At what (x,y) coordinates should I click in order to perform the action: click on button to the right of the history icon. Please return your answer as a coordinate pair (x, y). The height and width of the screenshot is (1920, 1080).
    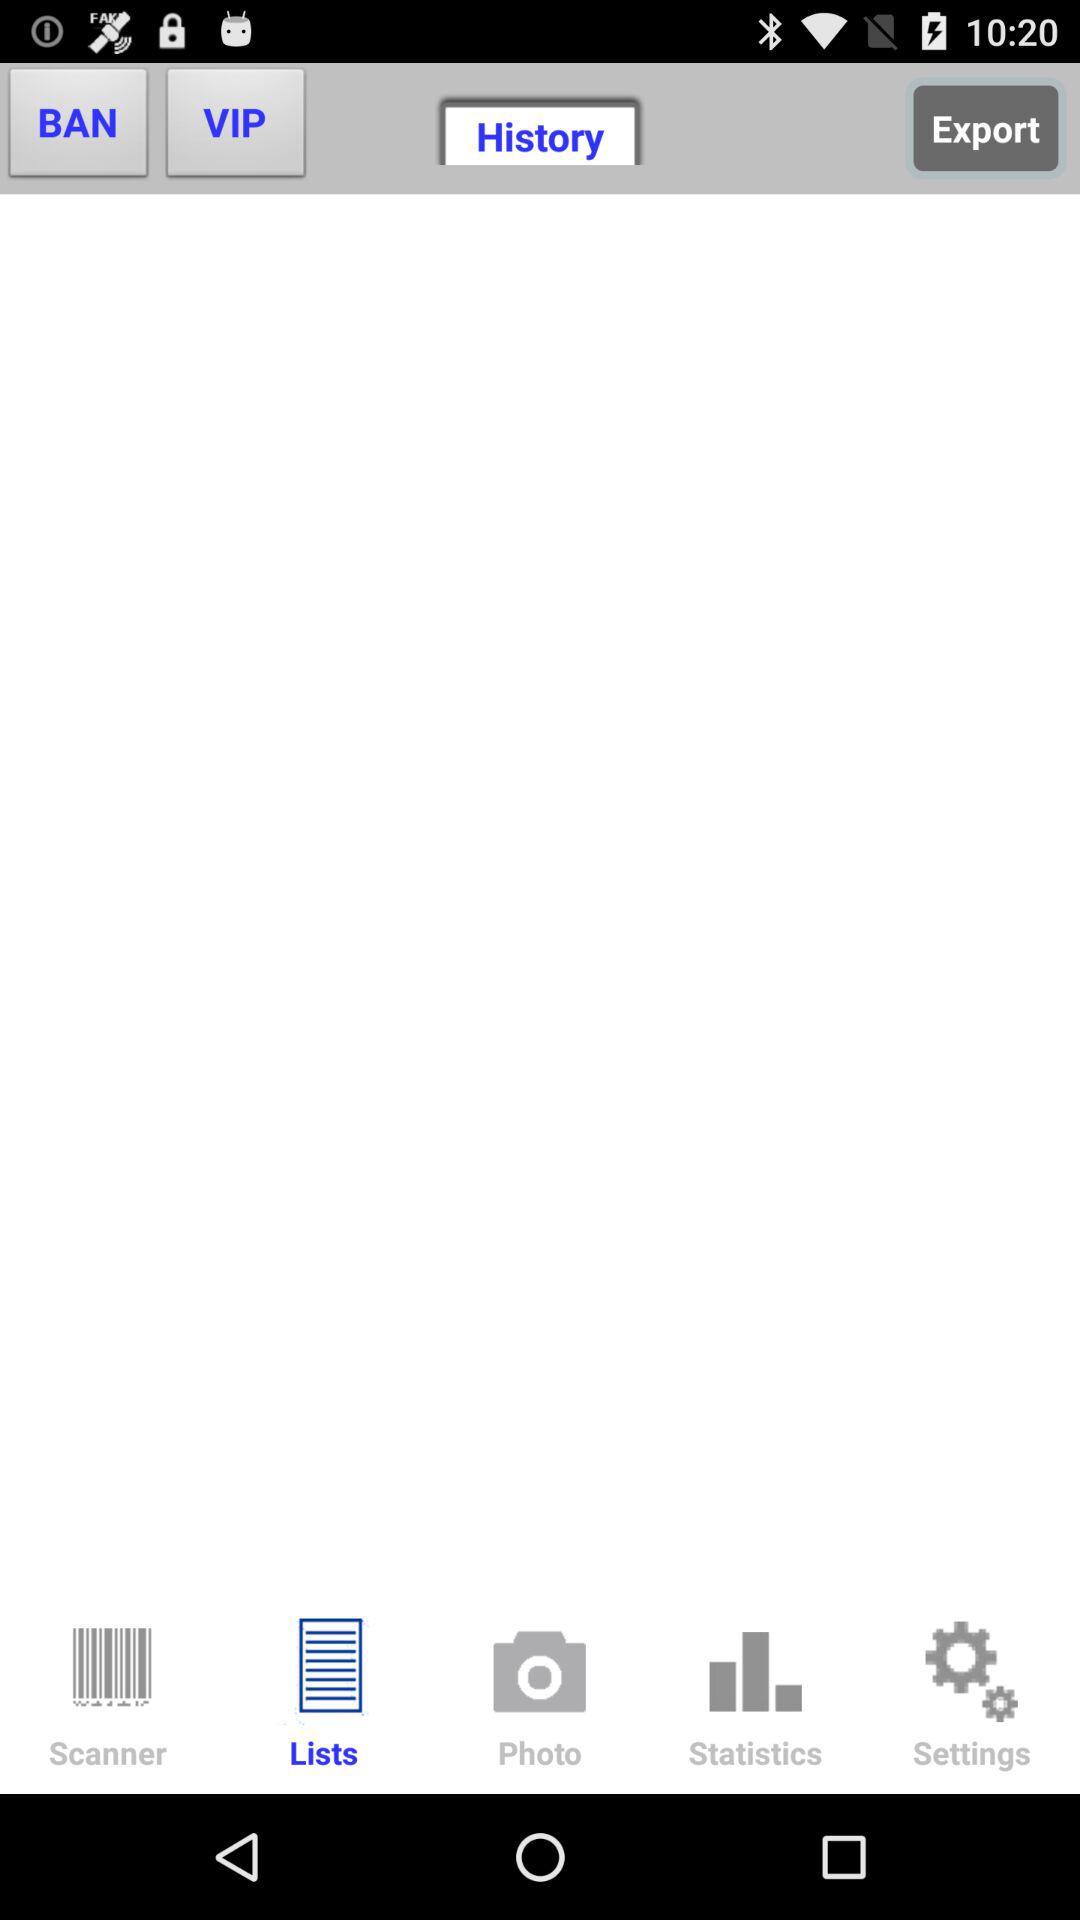
    Looking at the image, I should click on (984, 127).